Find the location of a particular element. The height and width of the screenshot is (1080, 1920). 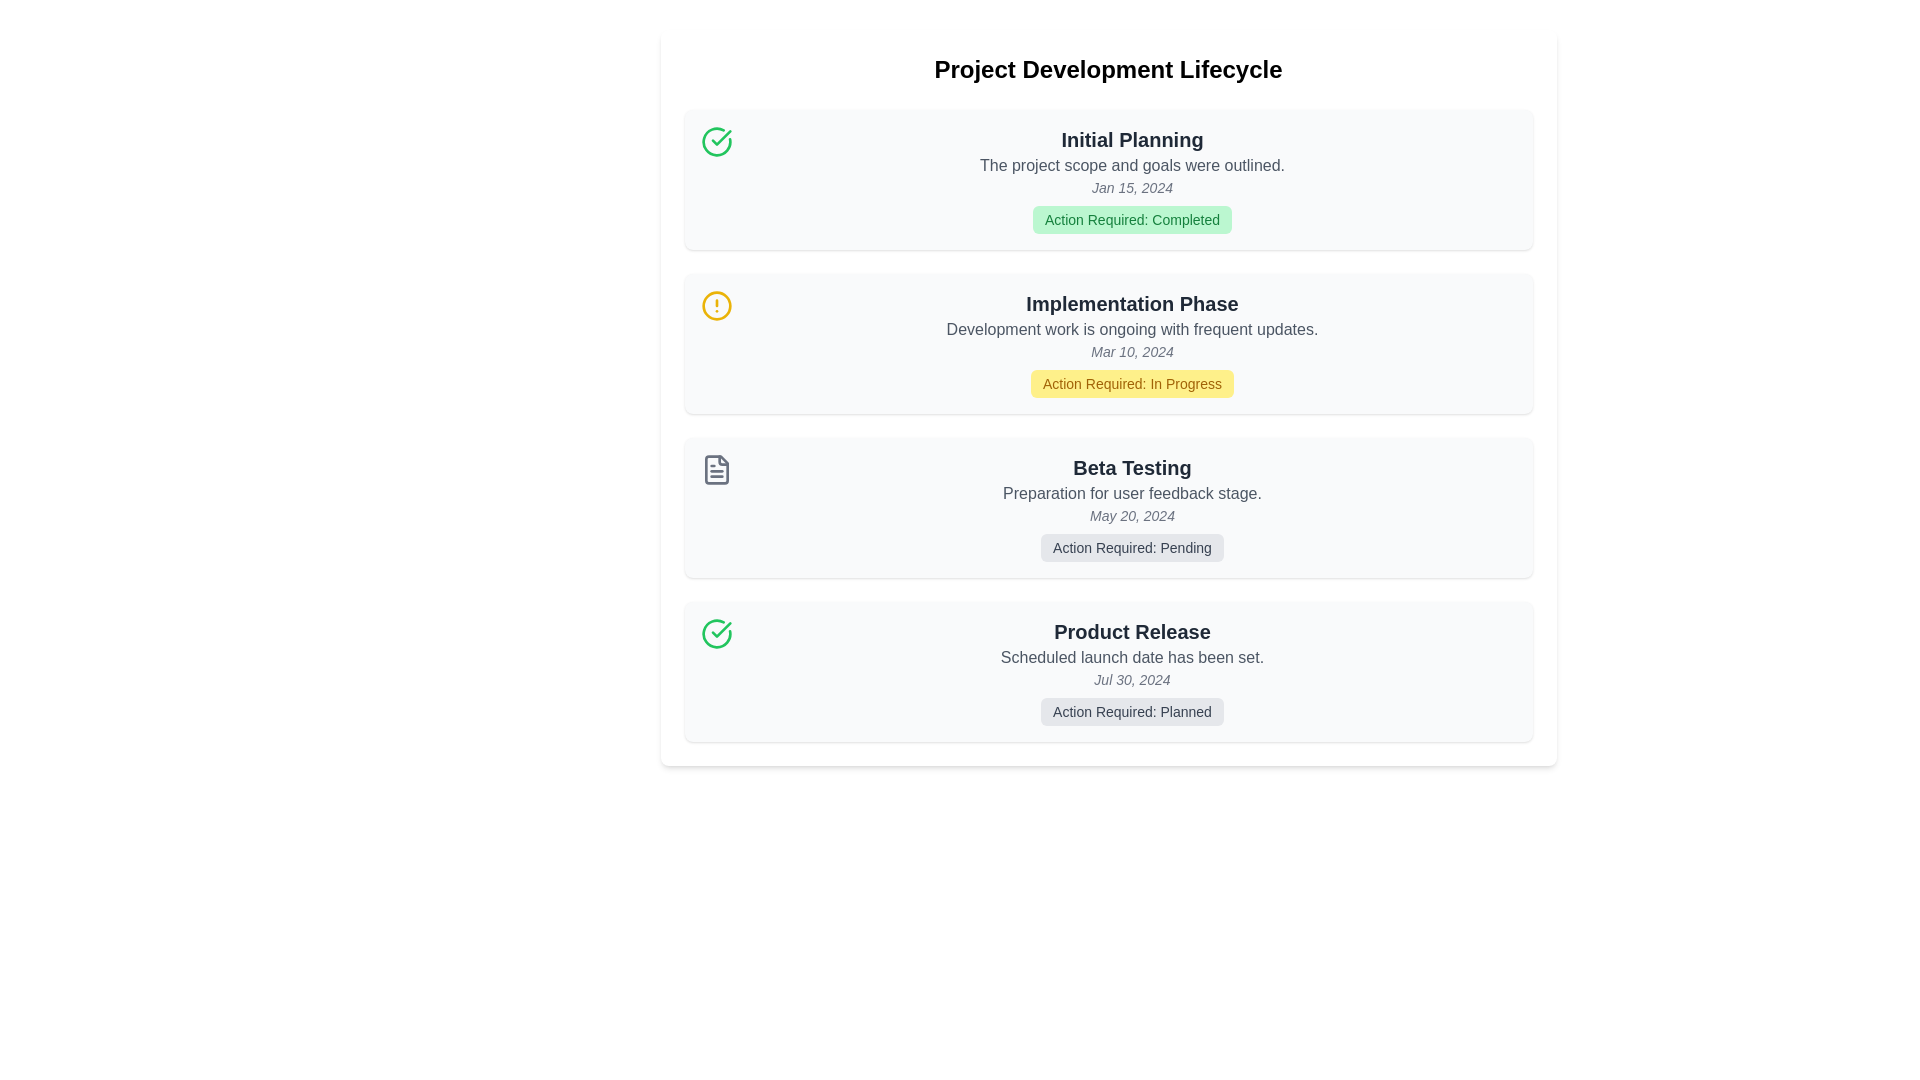

the static text element that provides additional information about the 'Beta Testing' section, located directly below the title and above the date is located at coordinates (1132, 493).